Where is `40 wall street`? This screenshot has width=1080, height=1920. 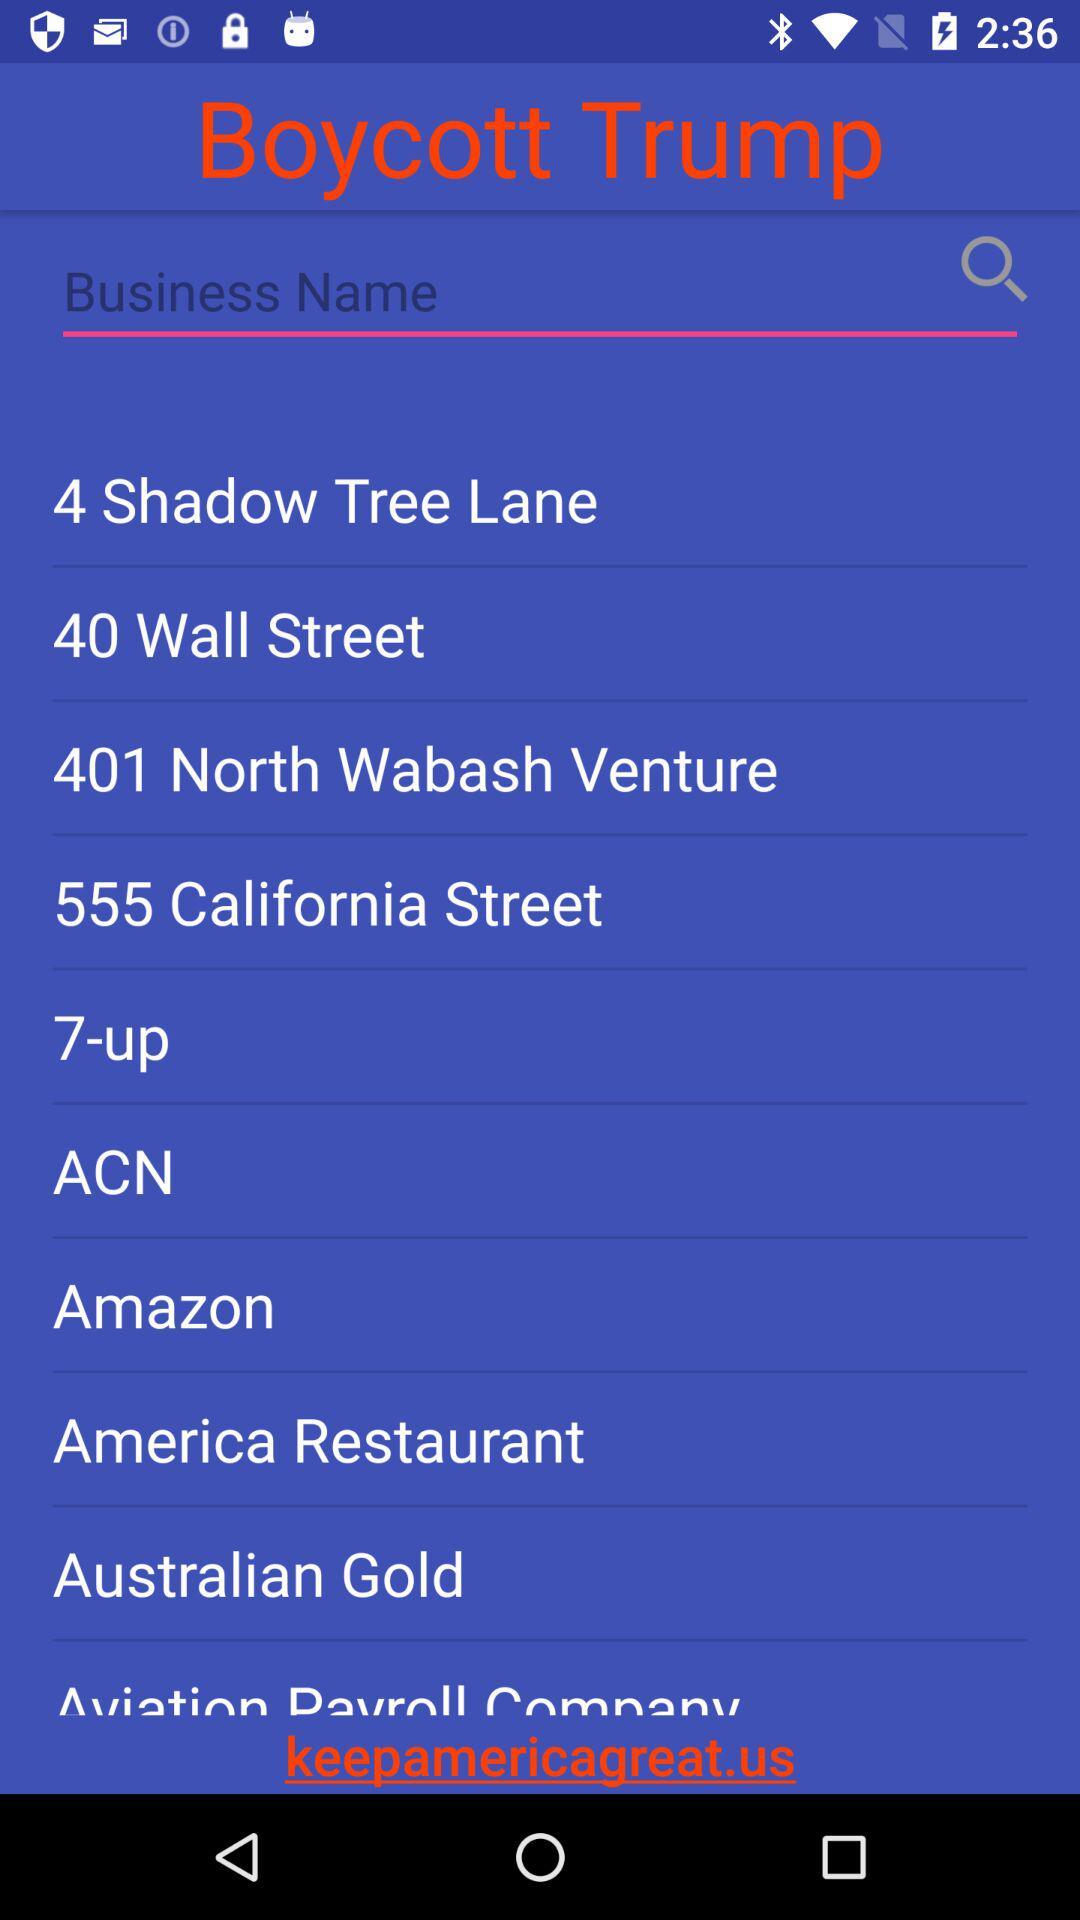
40 wall street is located at coordinates (540, 632).